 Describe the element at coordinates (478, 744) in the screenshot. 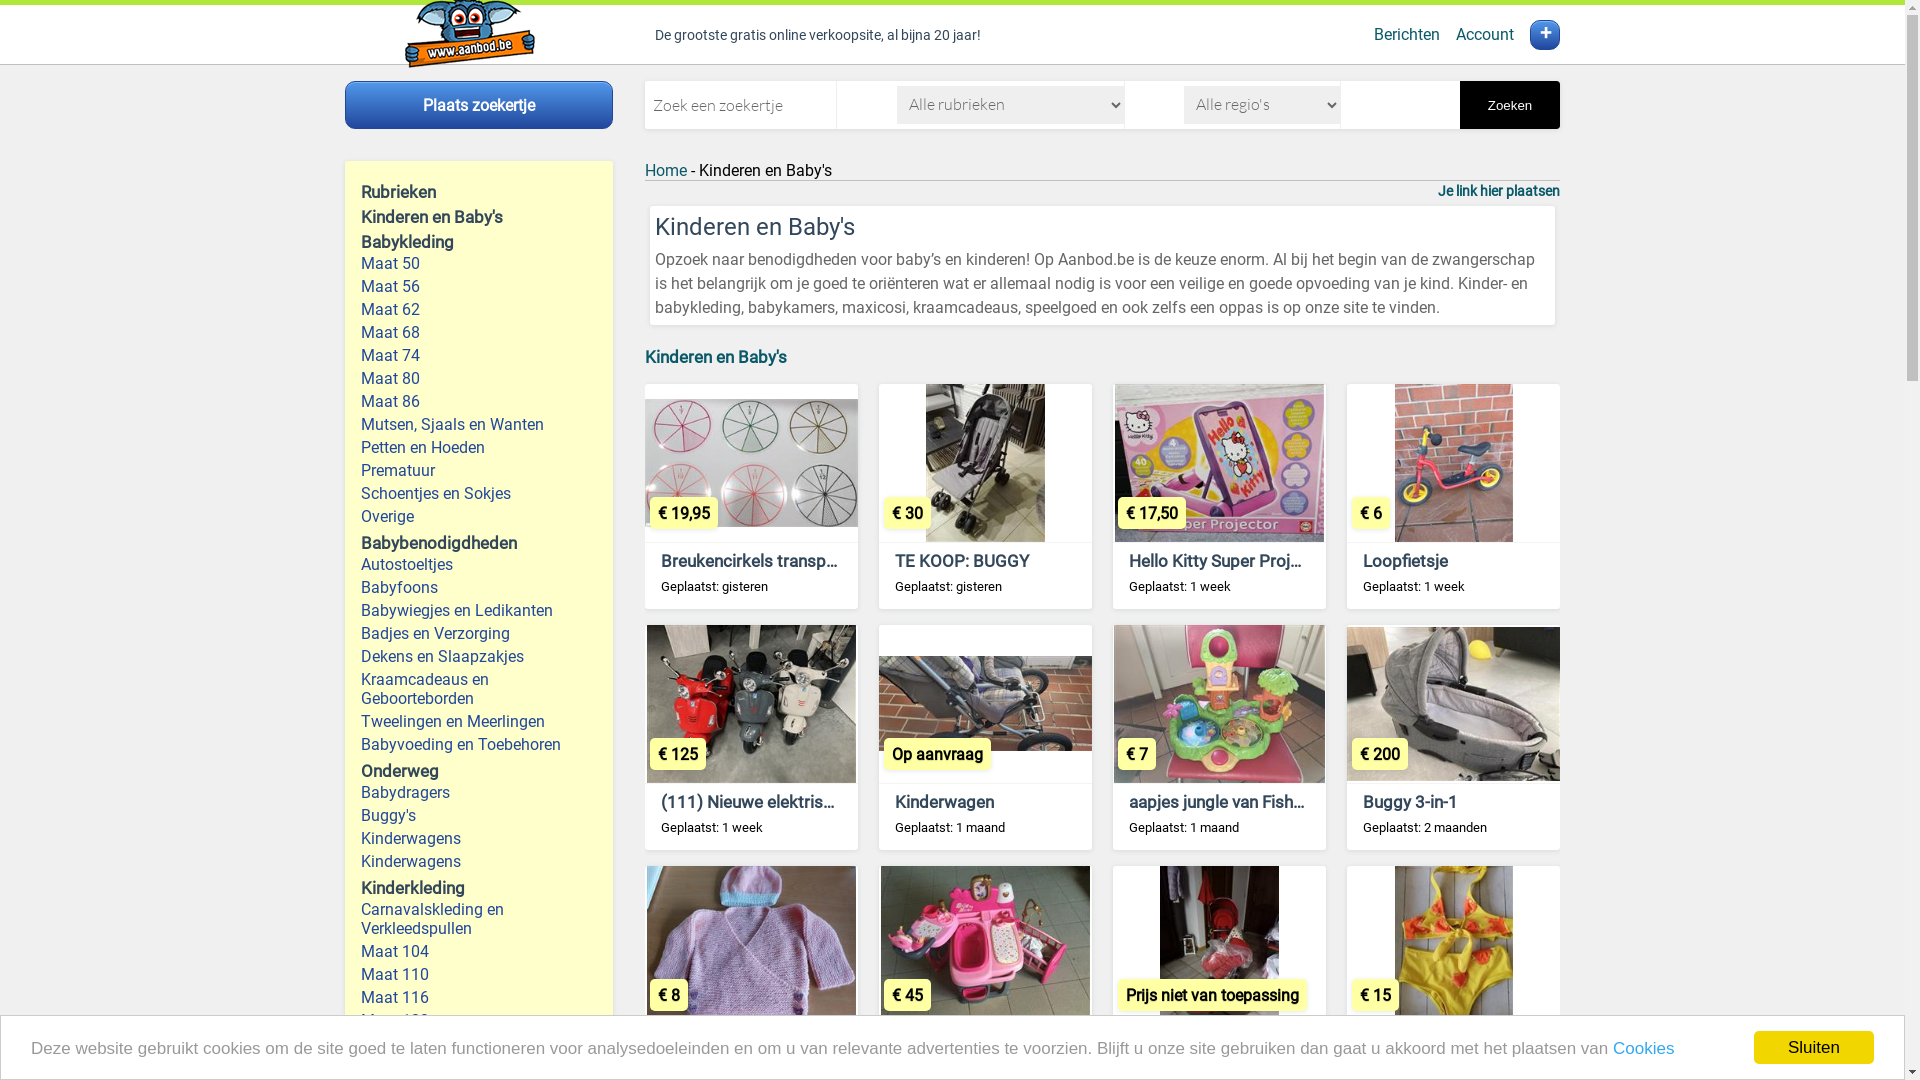

I see `'Babyvoeding en Toebehoren'` at that location.